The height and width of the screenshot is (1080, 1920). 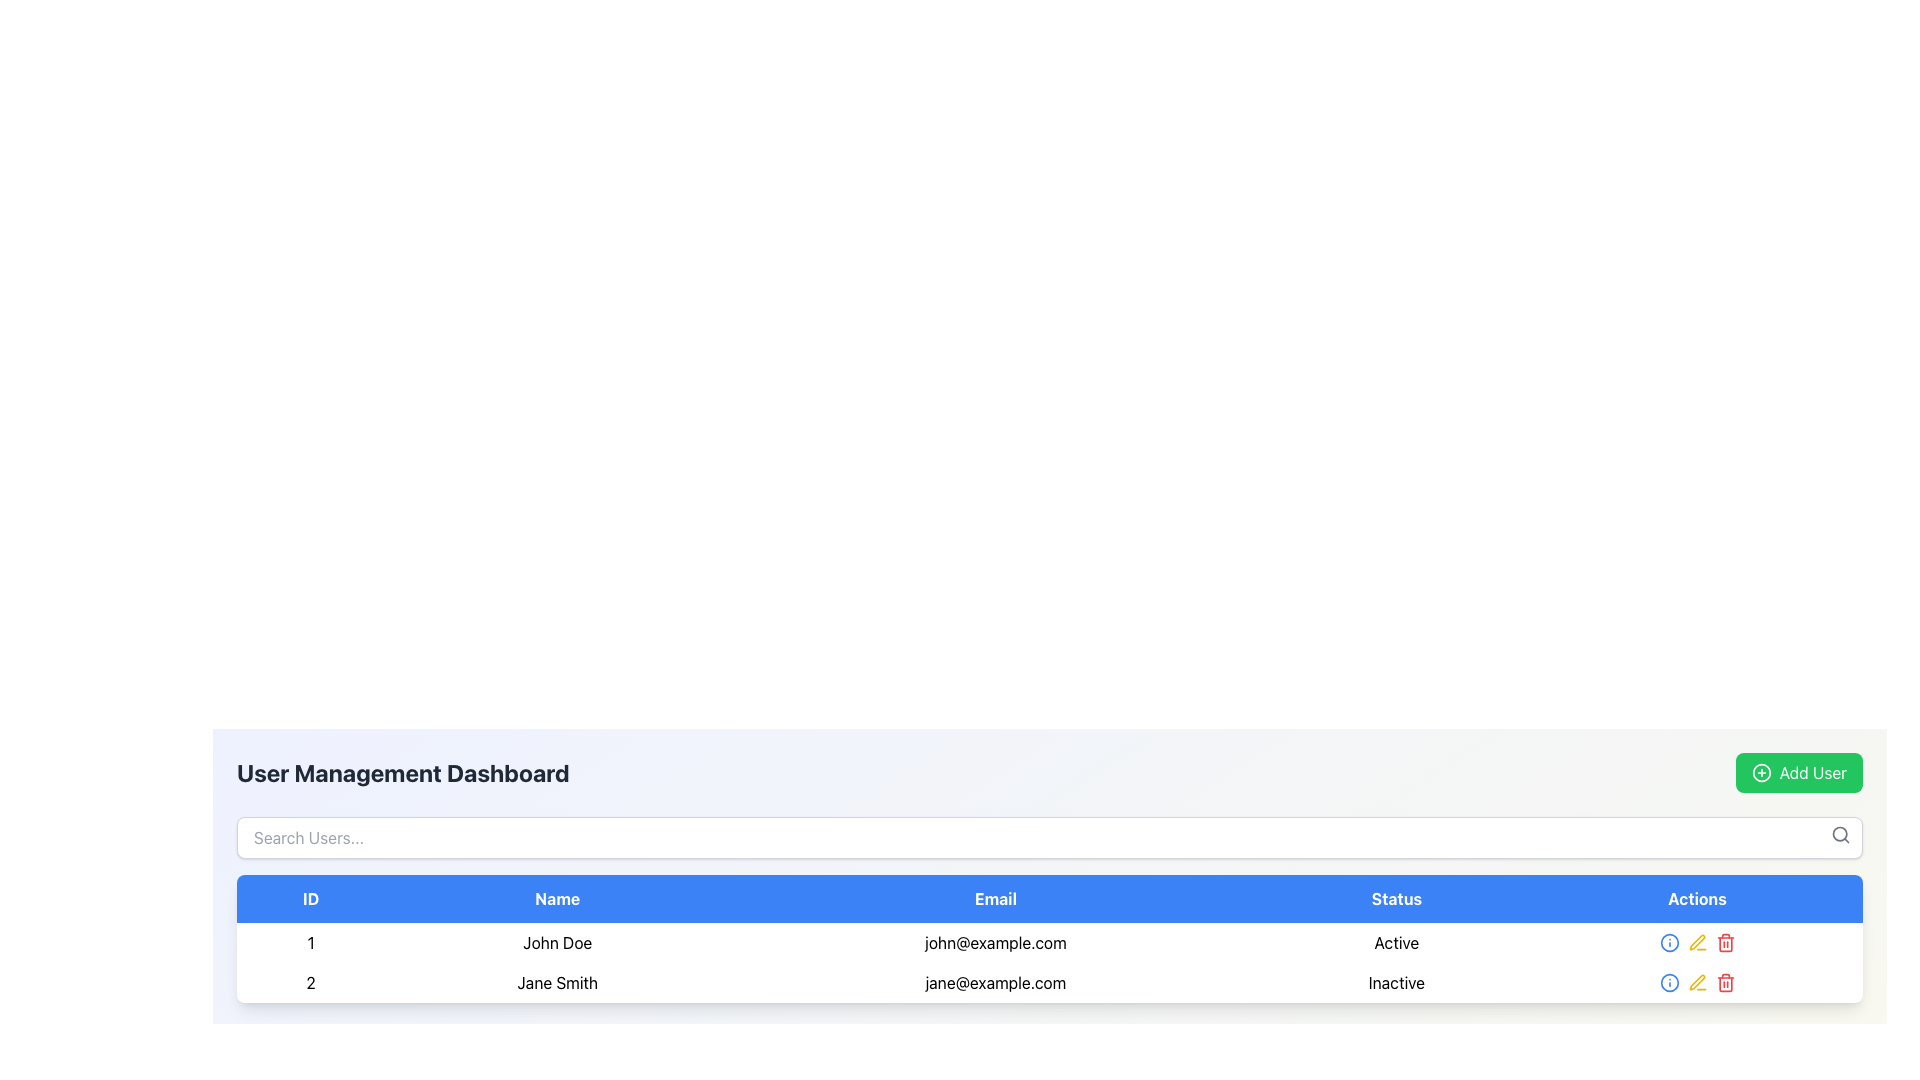 I want to click on the text label element containing 'ID' in white on a blue background, which is the first element in a horizontal sequence of five elements in the table header, so click(x=310, y=897).